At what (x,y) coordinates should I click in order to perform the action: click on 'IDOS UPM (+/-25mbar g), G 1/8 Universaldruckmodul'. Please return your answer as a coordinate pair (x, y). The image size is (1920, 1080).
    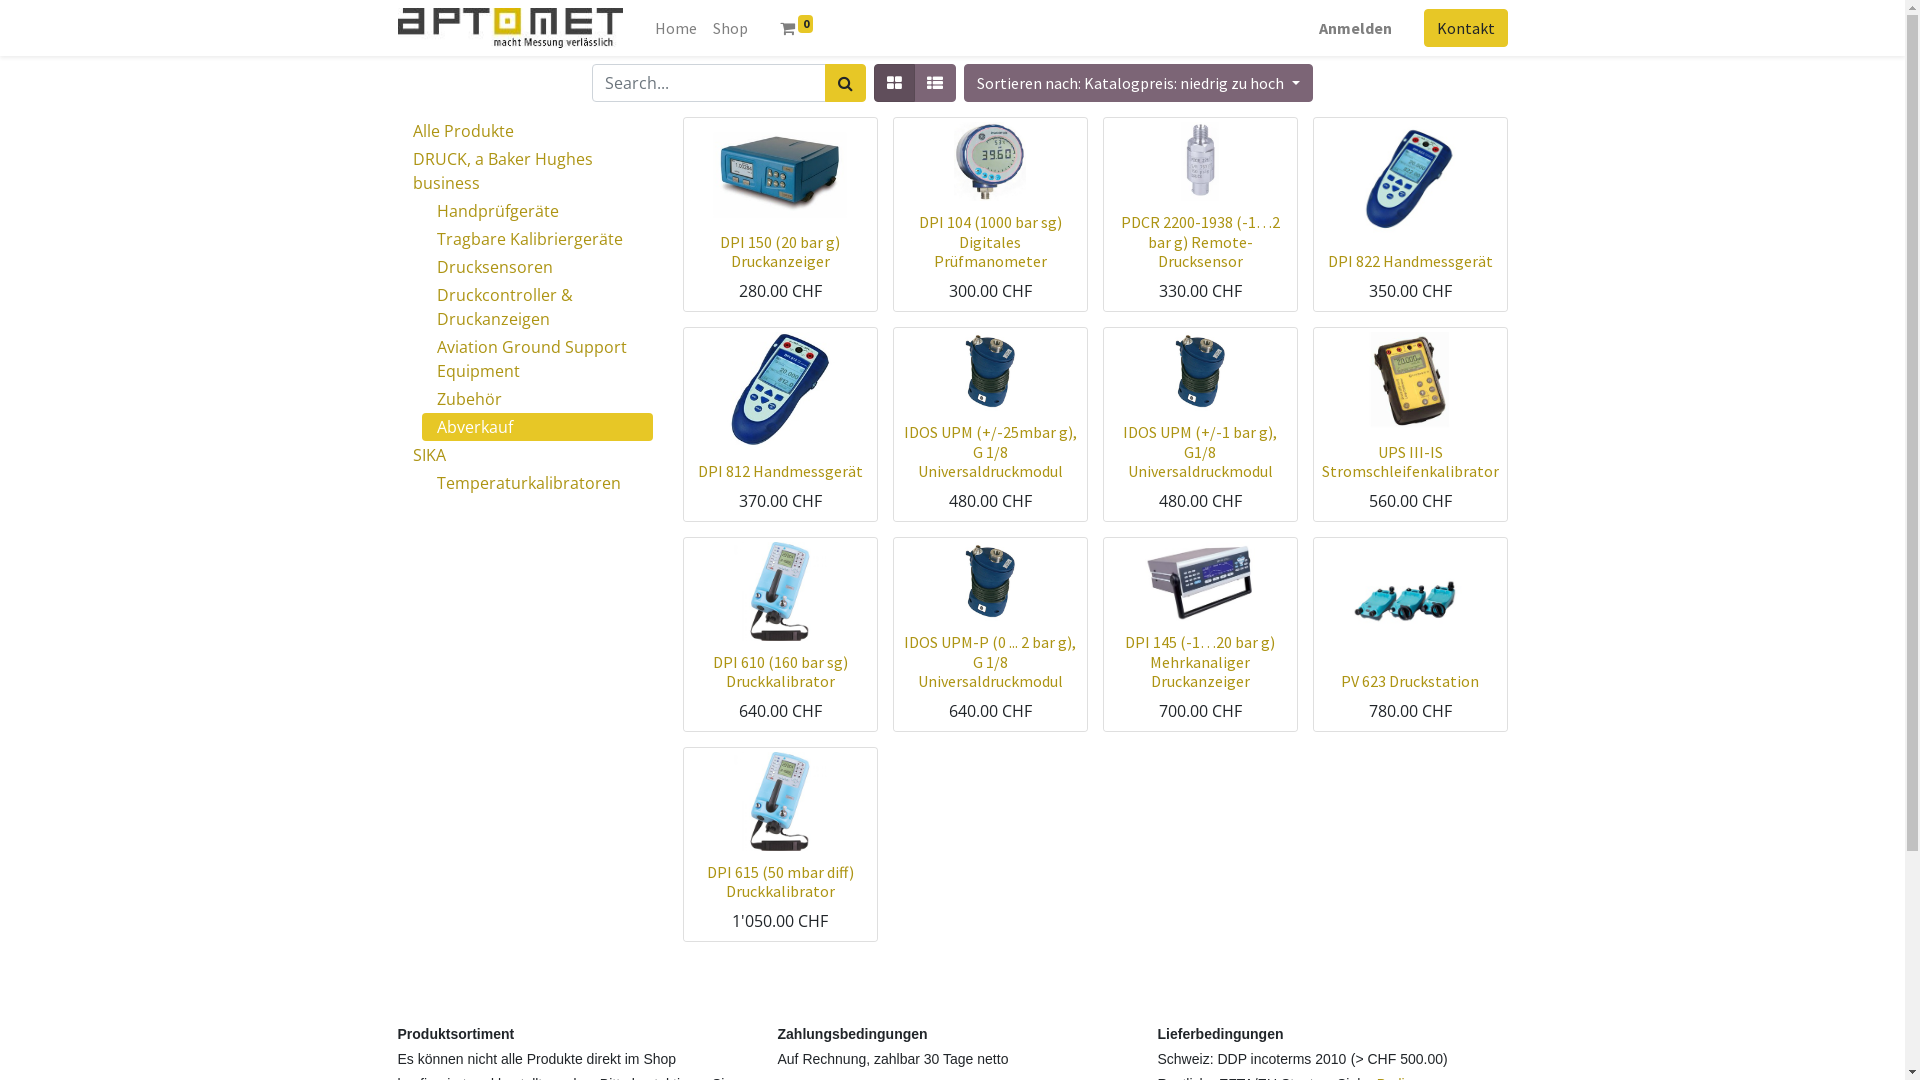
    Looking at the image, I should click on (902, 451).